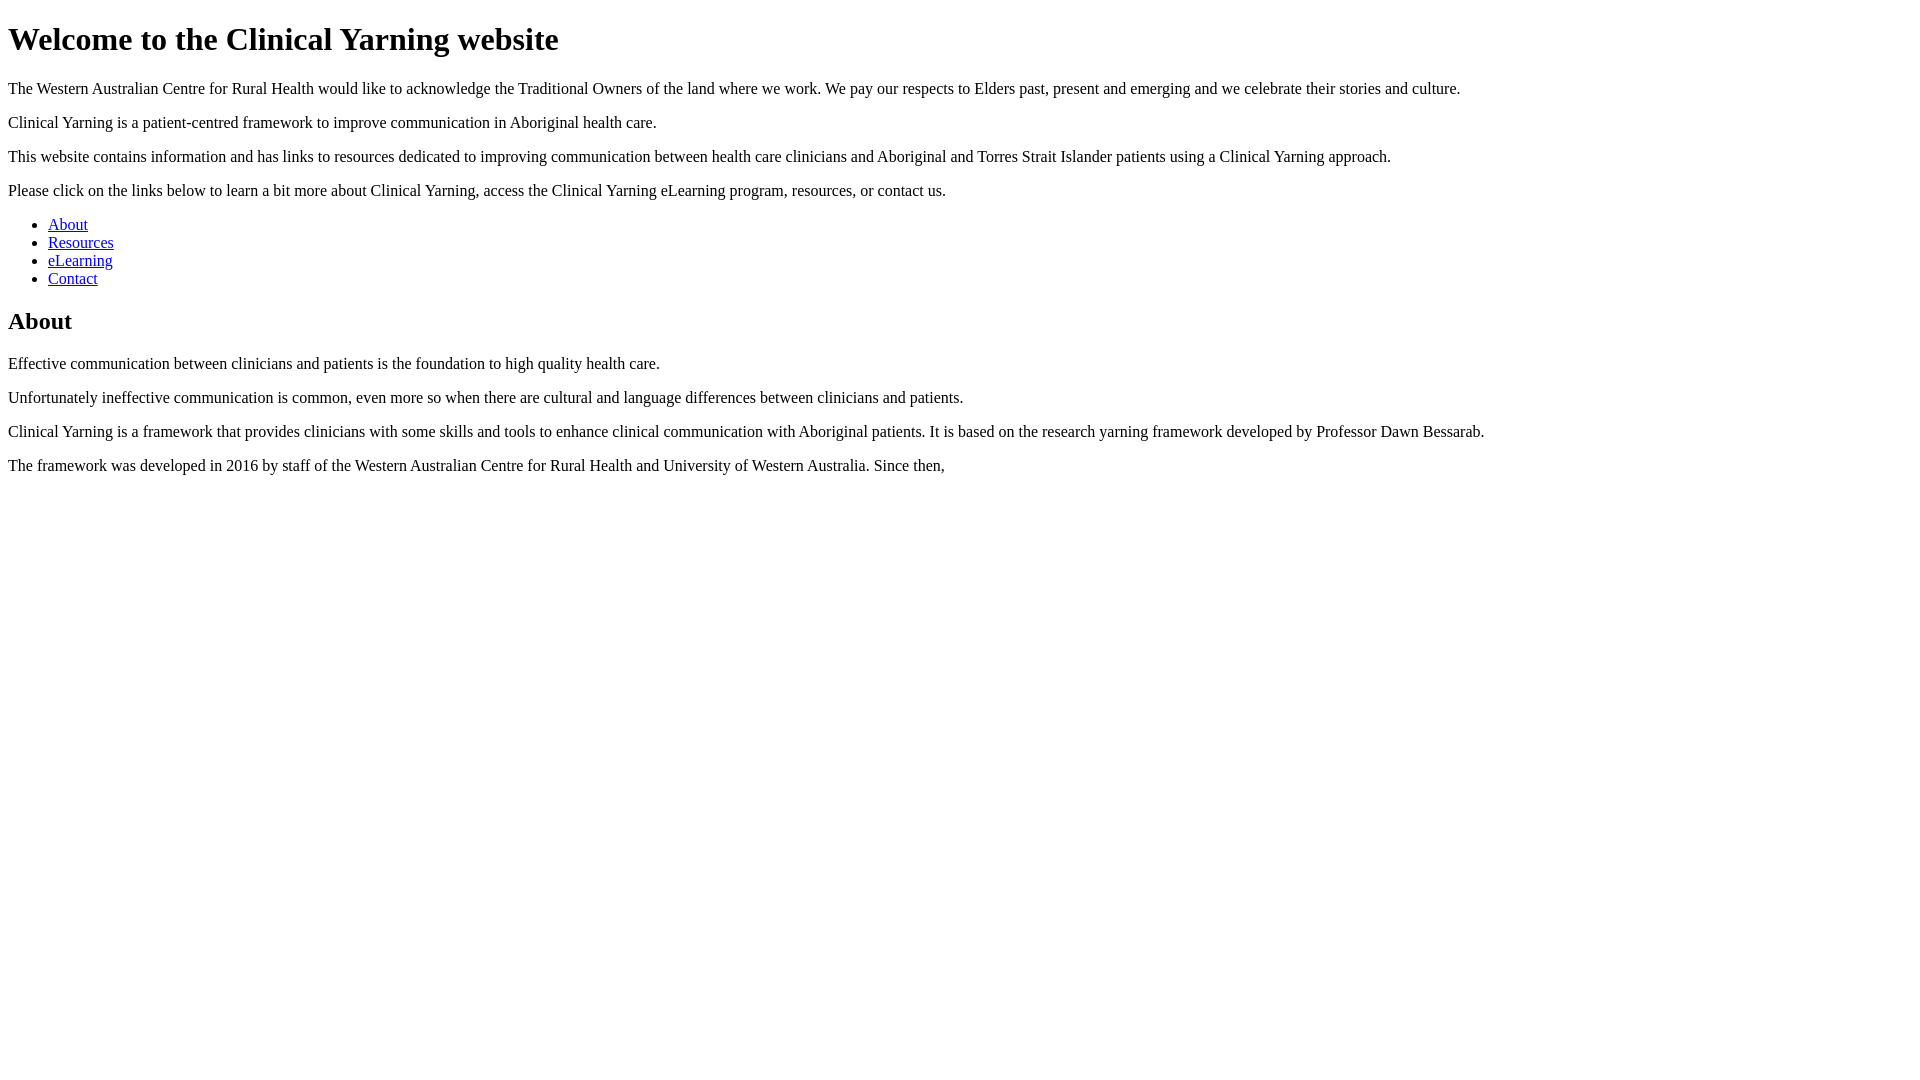  Describe the element at coordinates (67, 224) in the screenshot. I see `'About'` at that location.